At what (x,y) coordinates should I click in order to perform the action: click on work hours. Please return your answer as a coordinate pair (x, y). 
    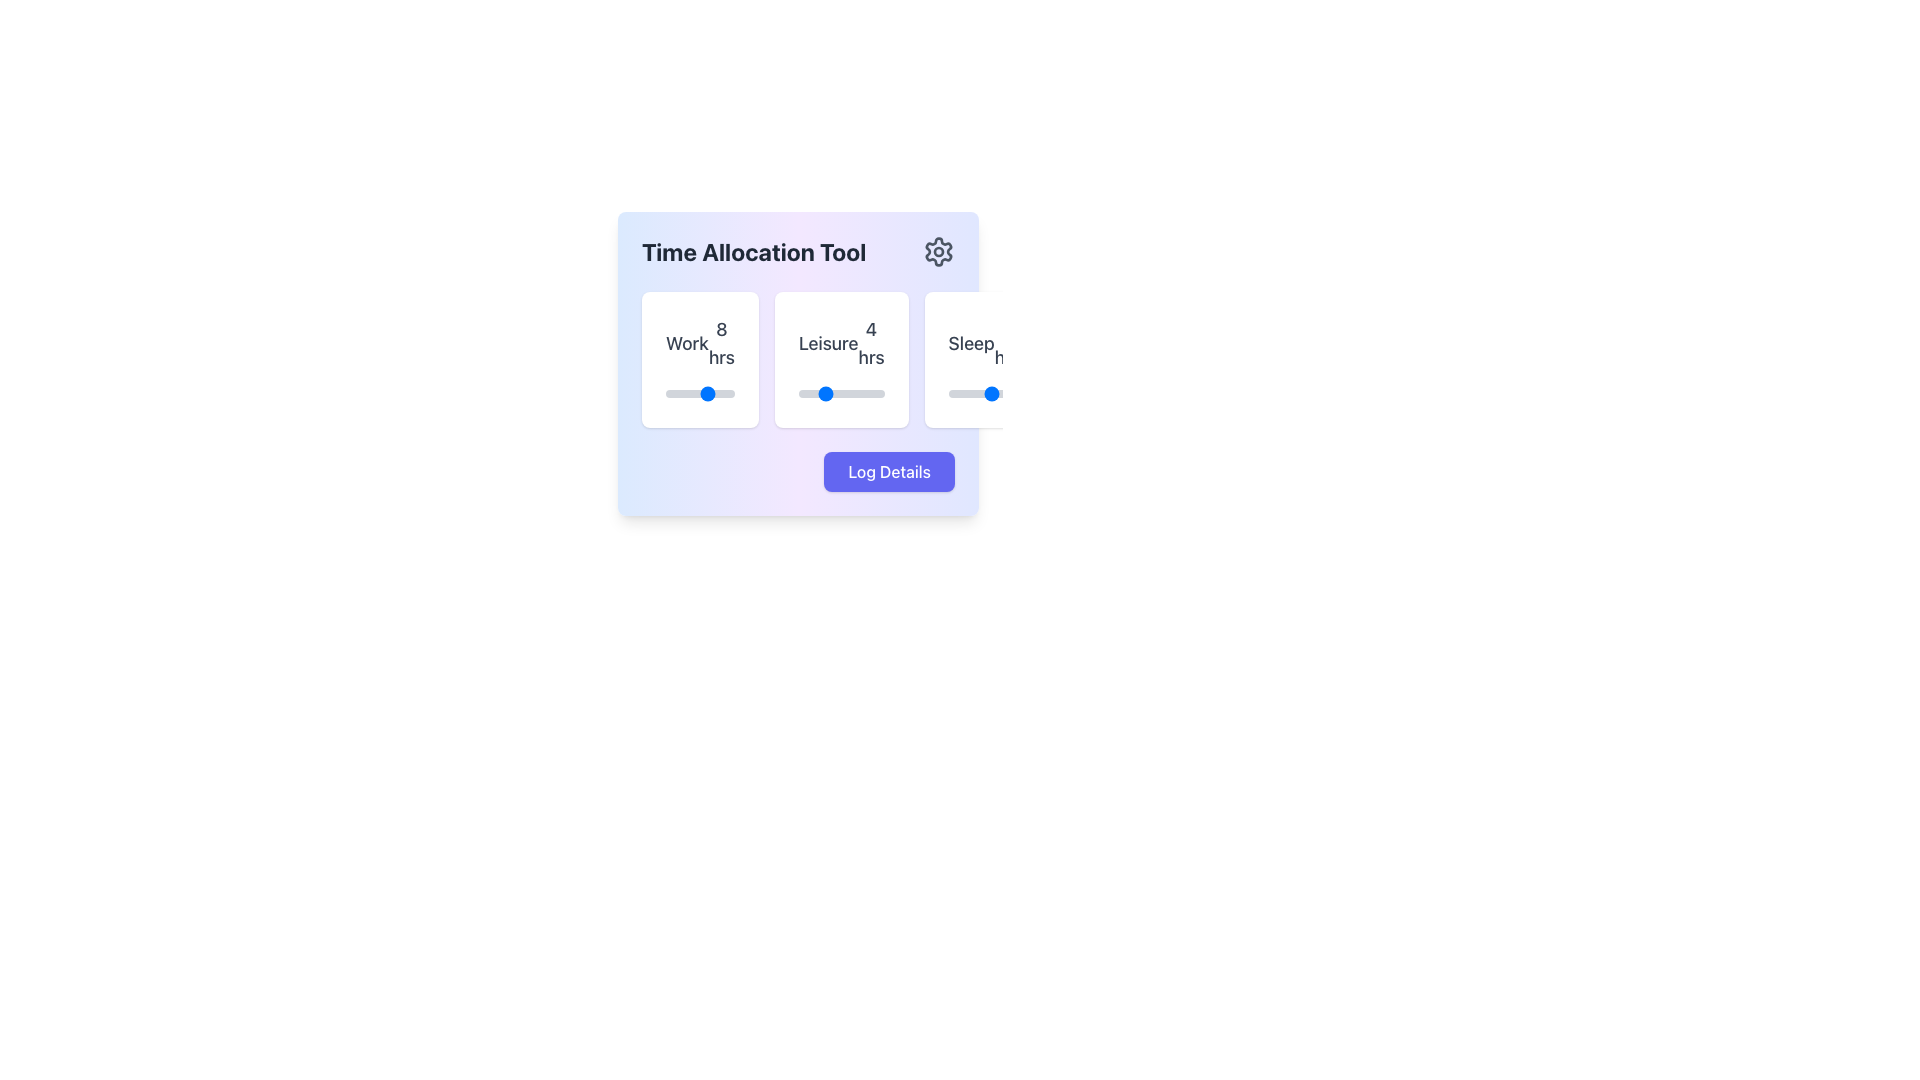
    Looking at the image, I should click on (666, 393).